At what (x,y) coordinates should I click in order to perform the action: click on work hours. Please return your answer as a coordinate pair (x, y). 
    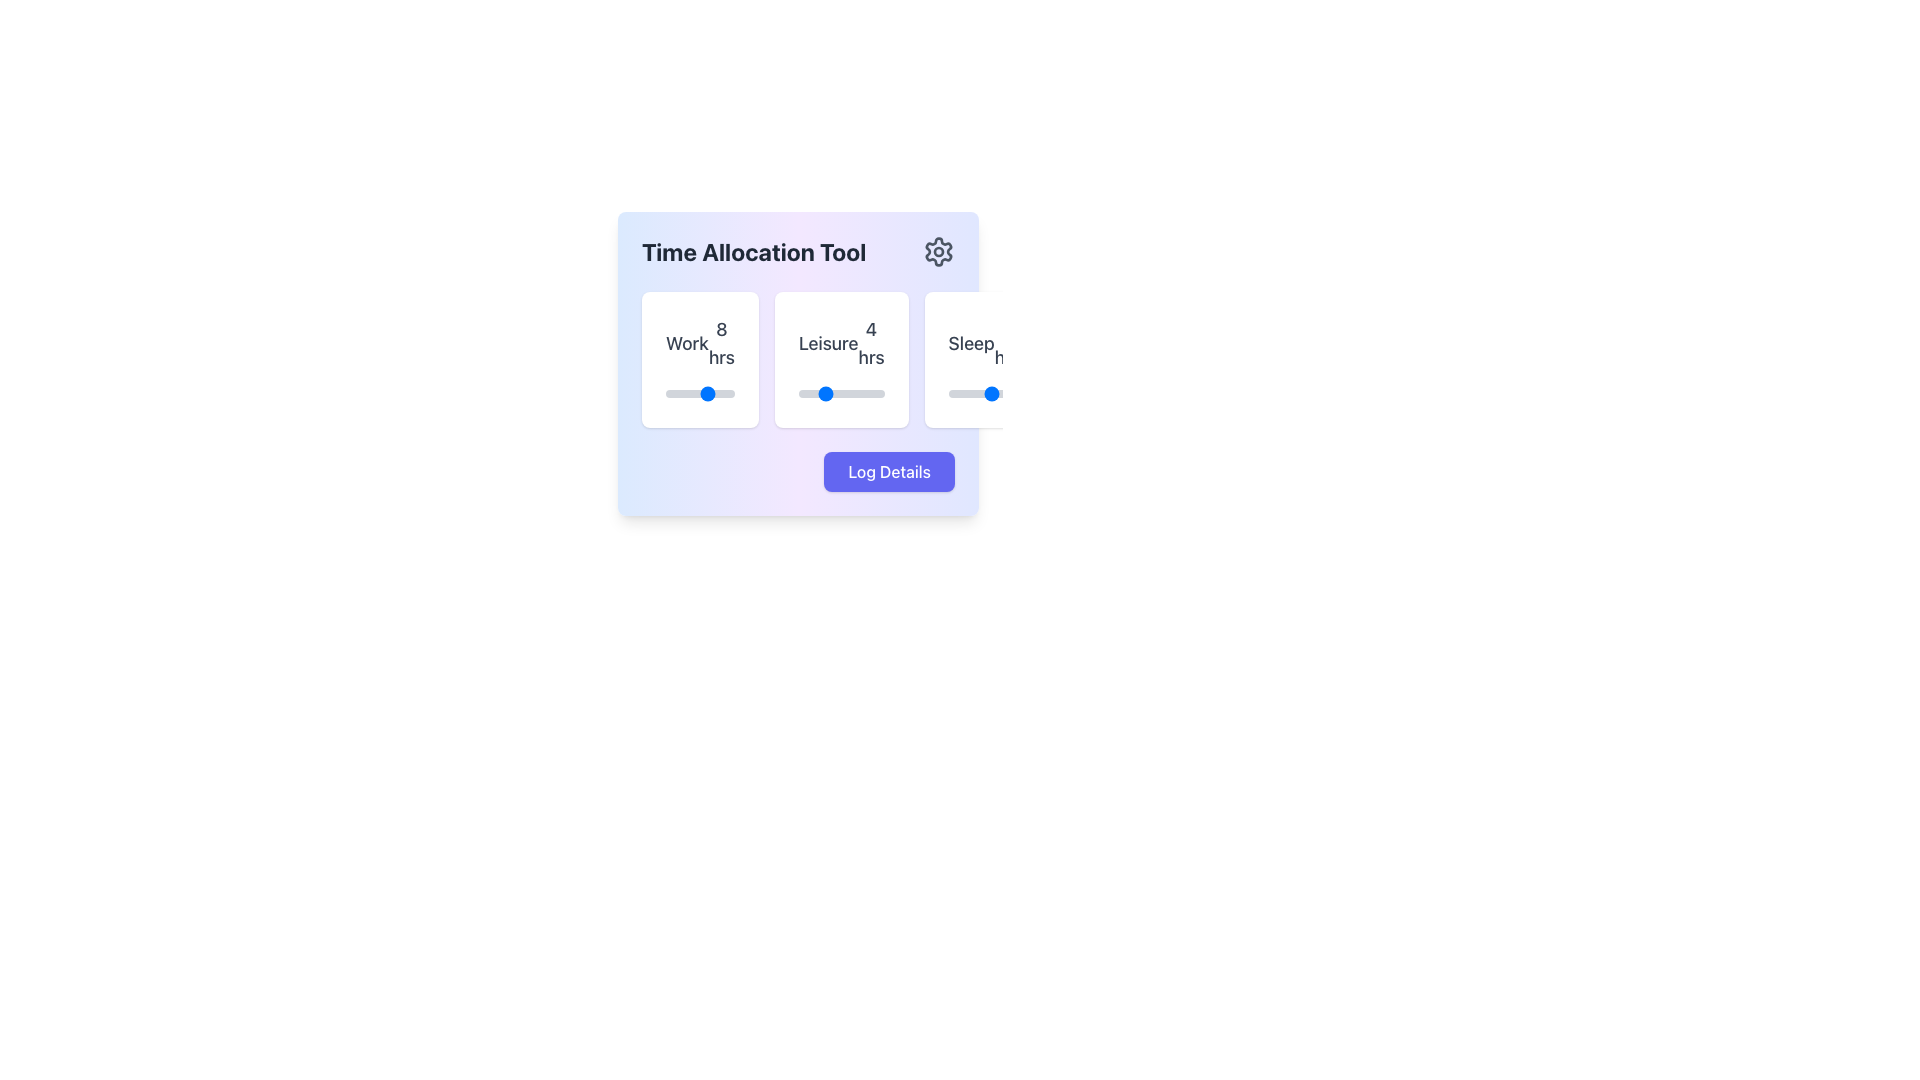
    Looking at the image, I should click on (666, 393).